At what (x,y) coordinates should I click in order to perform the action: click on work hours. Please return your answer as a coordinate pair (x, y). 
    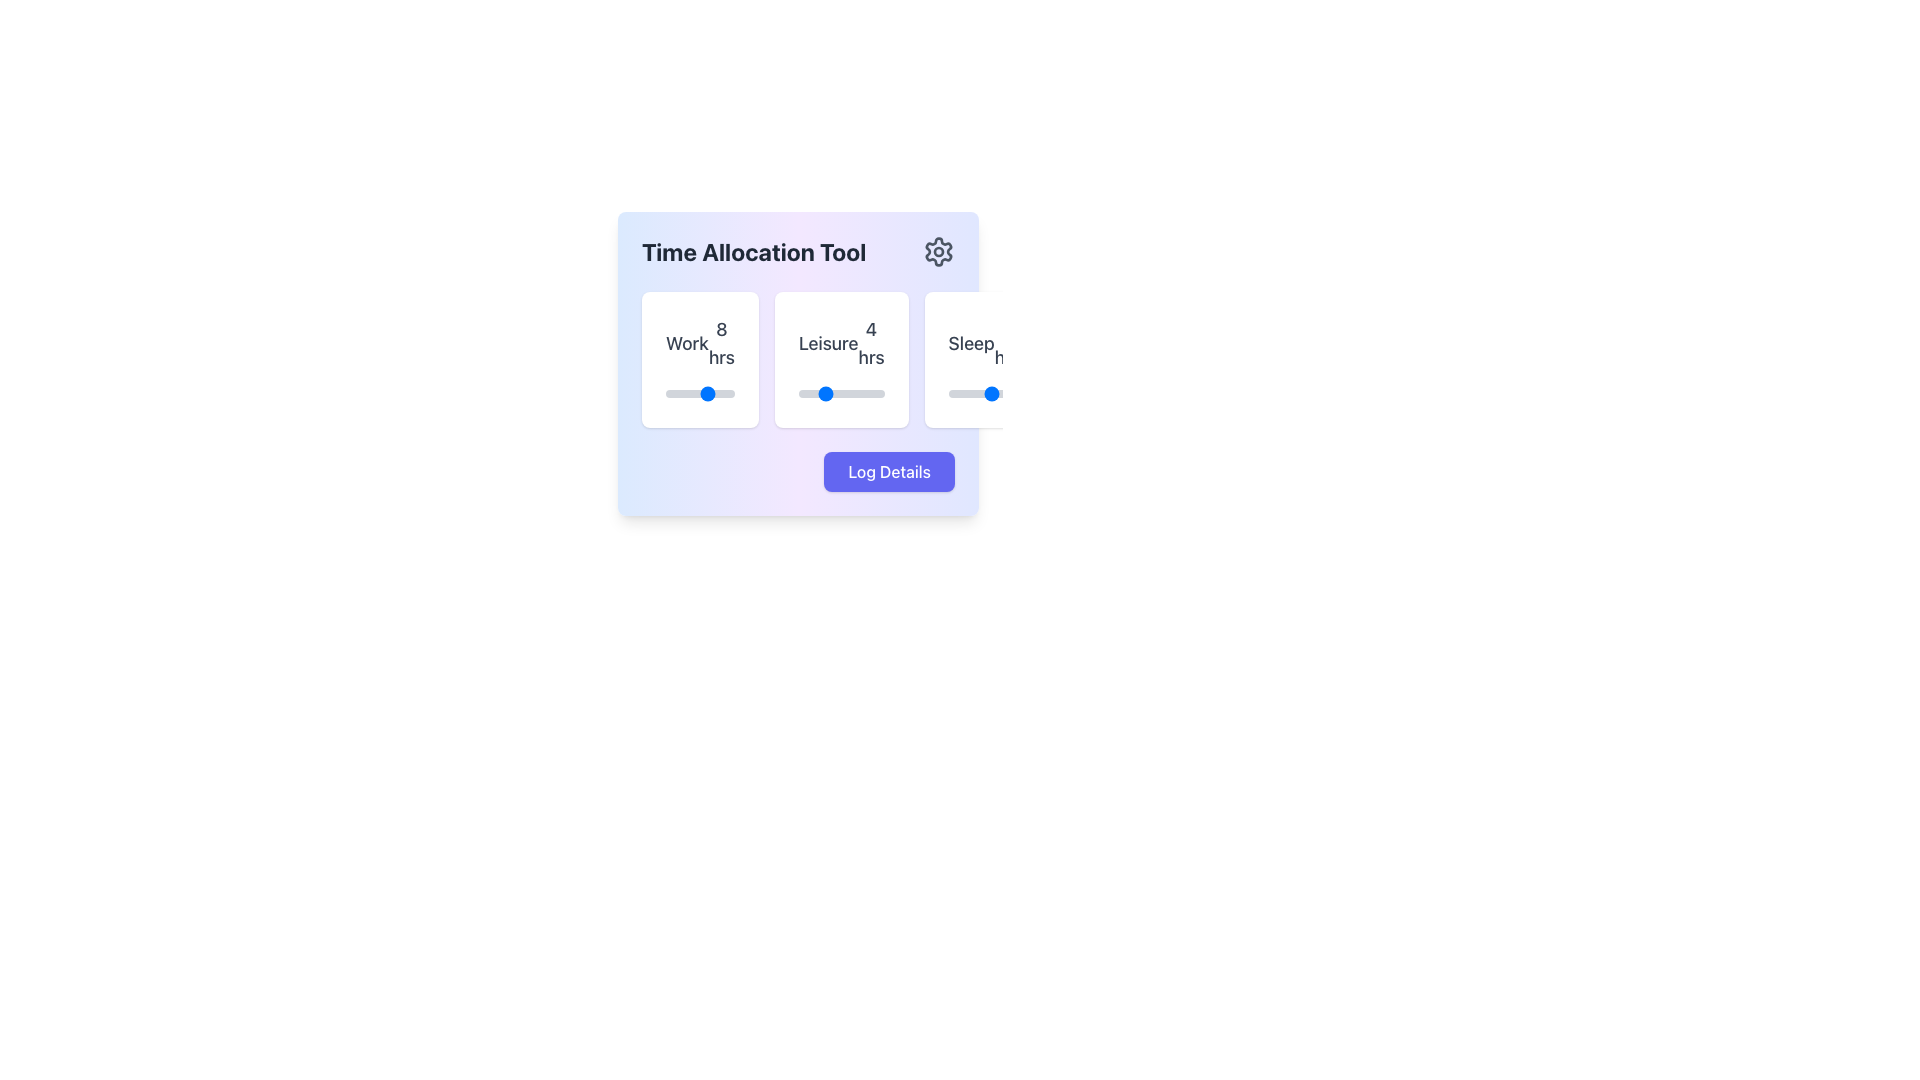
    Looking at the image, I should click on (666, 393).